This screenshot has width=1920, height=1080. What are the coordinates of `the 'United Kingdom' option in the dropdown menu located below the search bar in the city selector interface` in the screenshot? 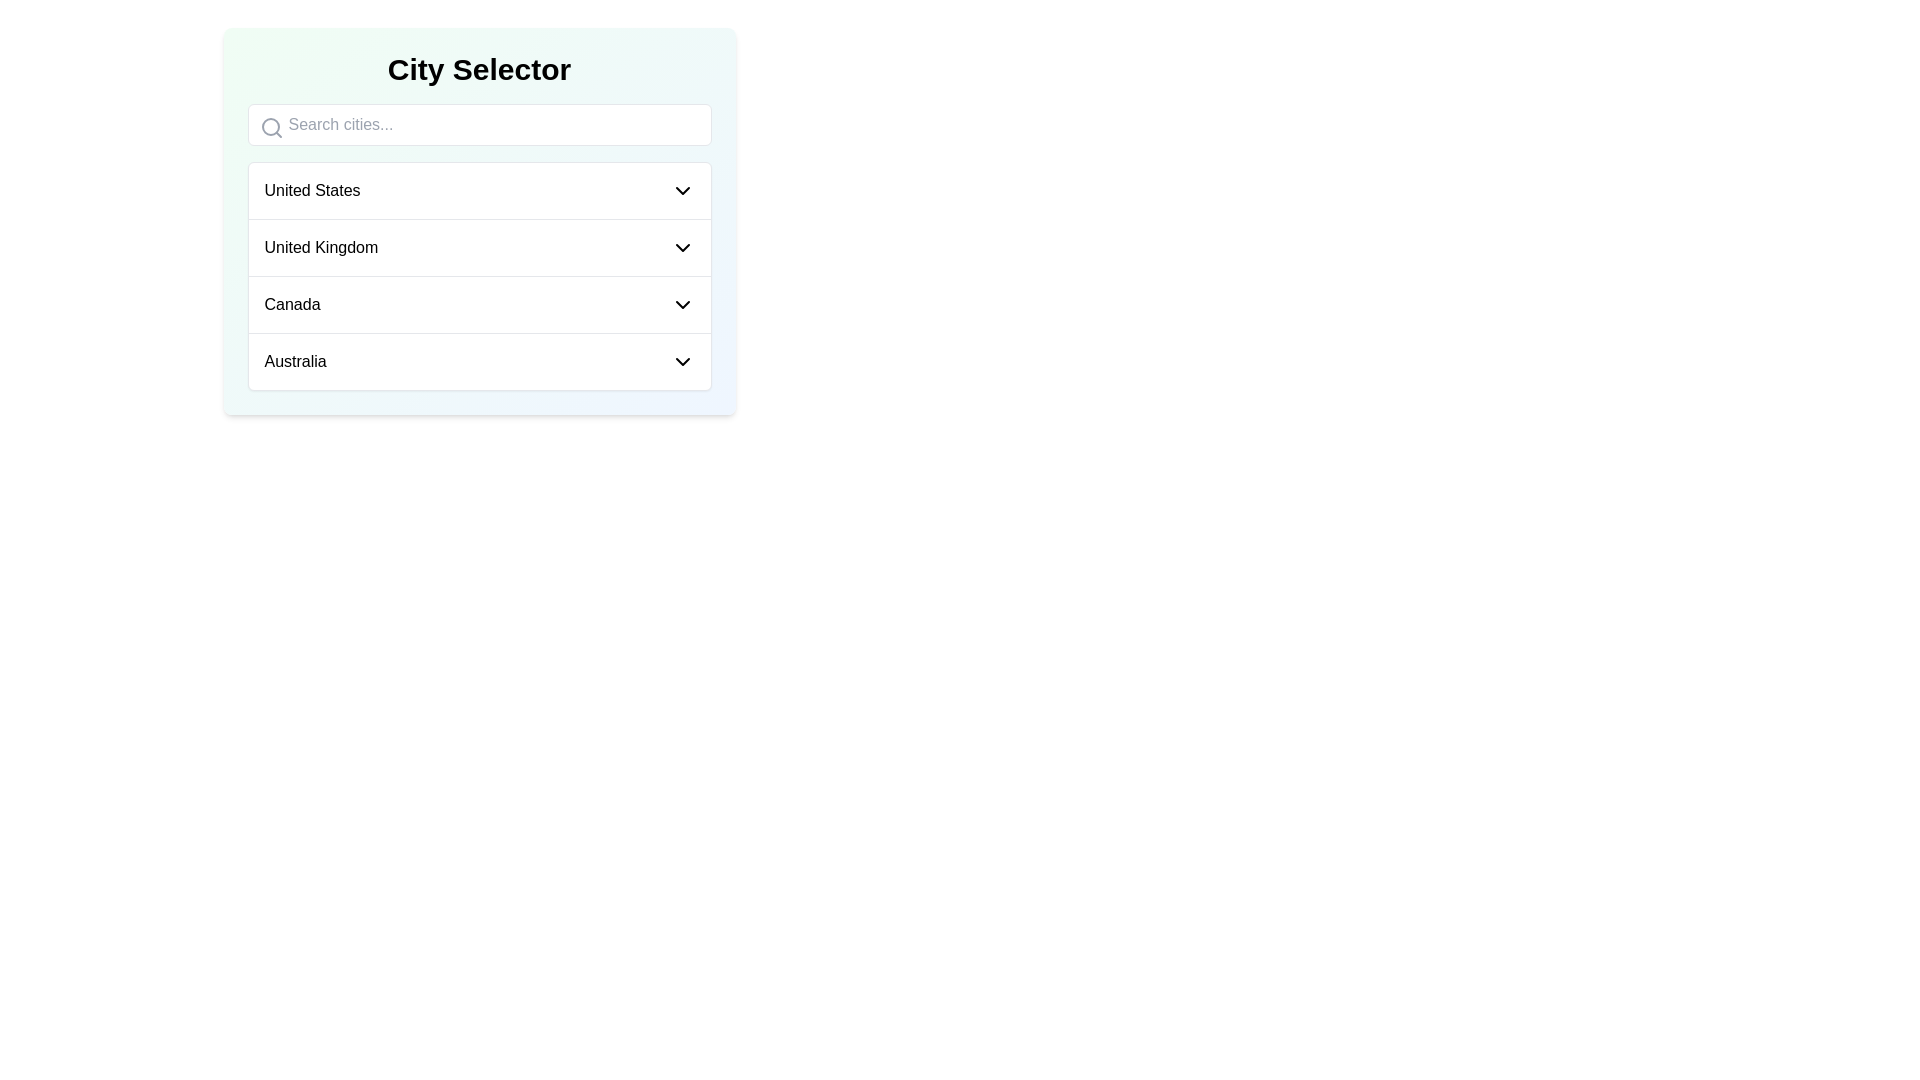 It's located at (478, 246).